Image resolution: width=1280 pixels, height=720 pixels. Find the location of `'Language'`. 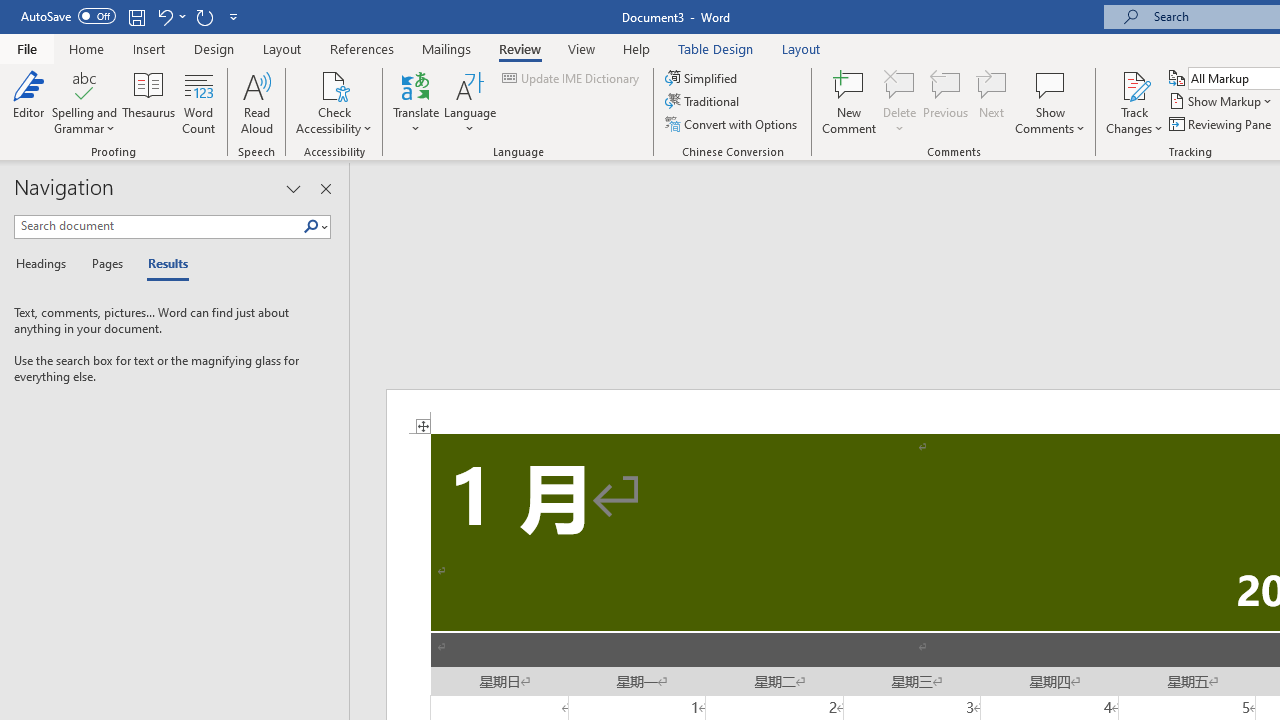

'Language' is located at coordinates (469, 103).